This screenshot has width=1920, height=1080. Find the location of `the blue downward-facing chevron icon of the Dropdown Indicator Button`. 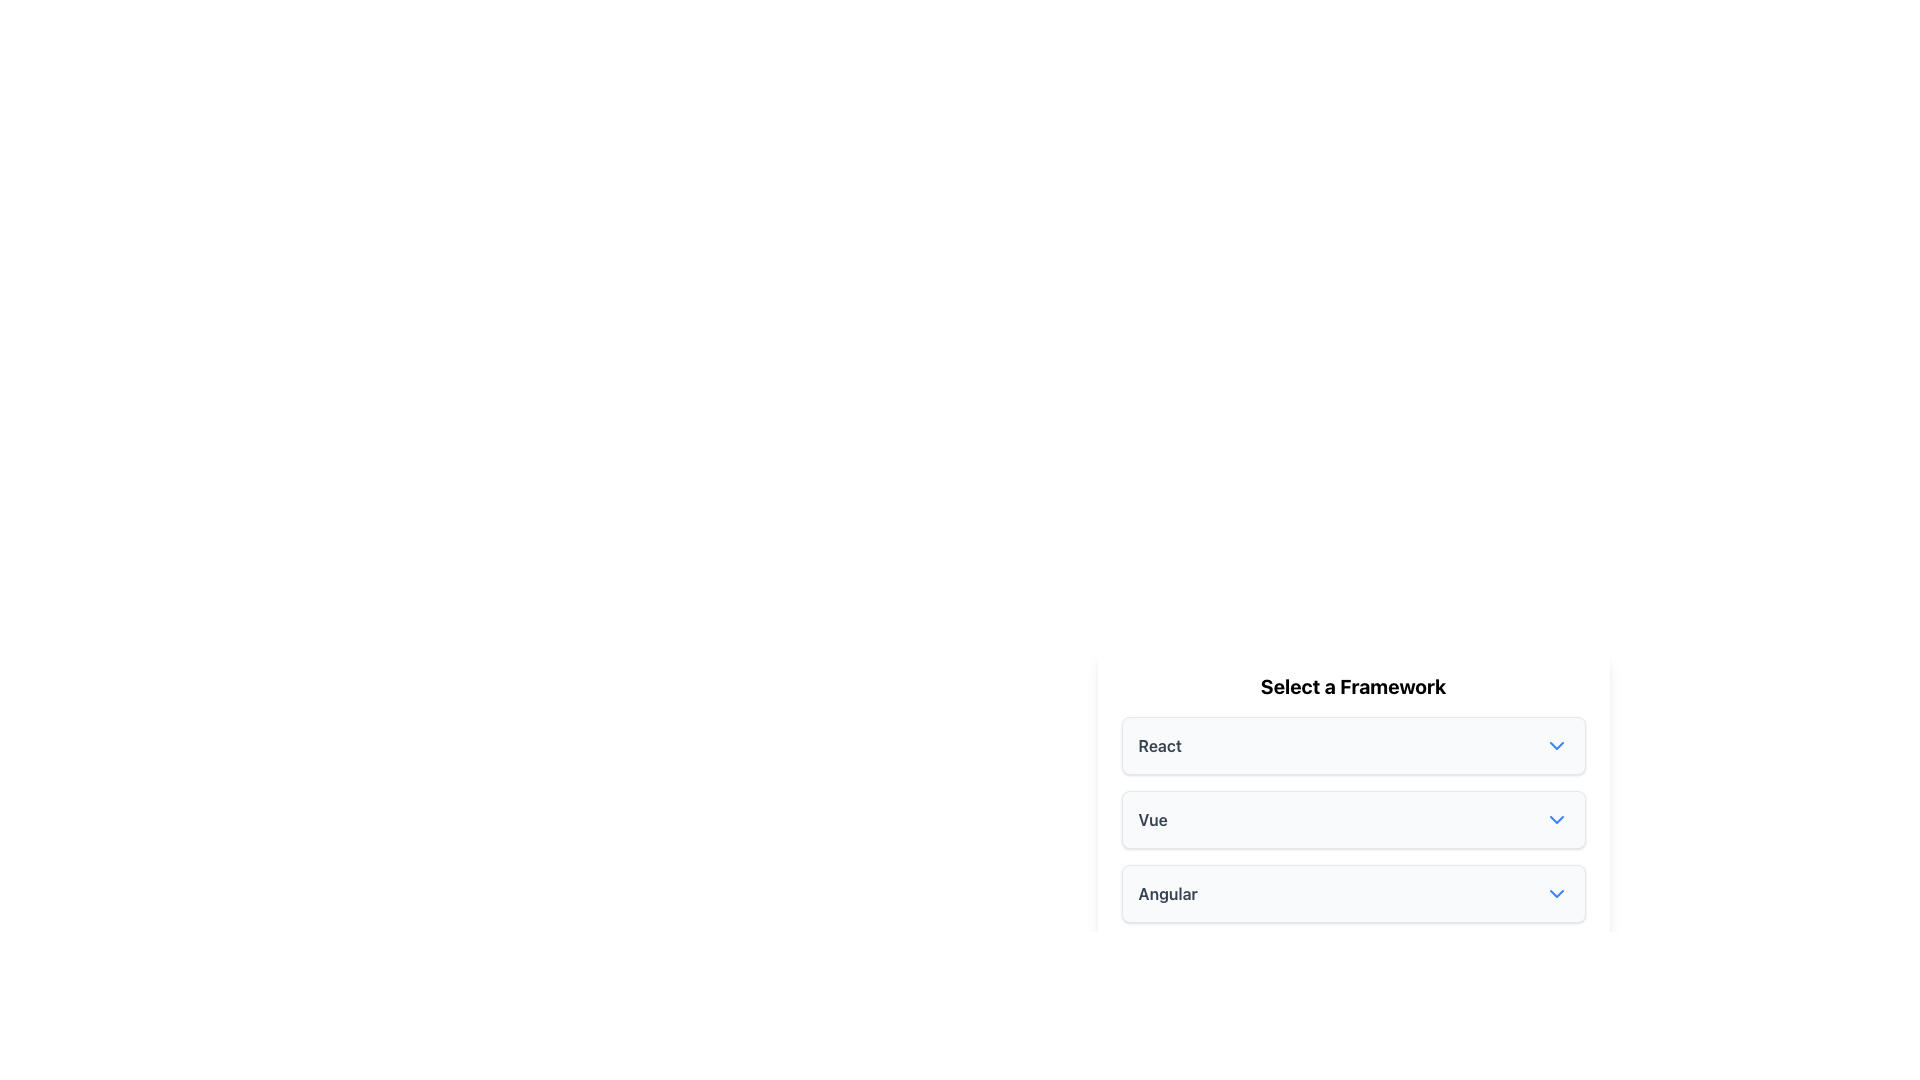

the blue downward-facing chevron icon of the Dropdown Indicator Button is located at coordinates (1555, 820).